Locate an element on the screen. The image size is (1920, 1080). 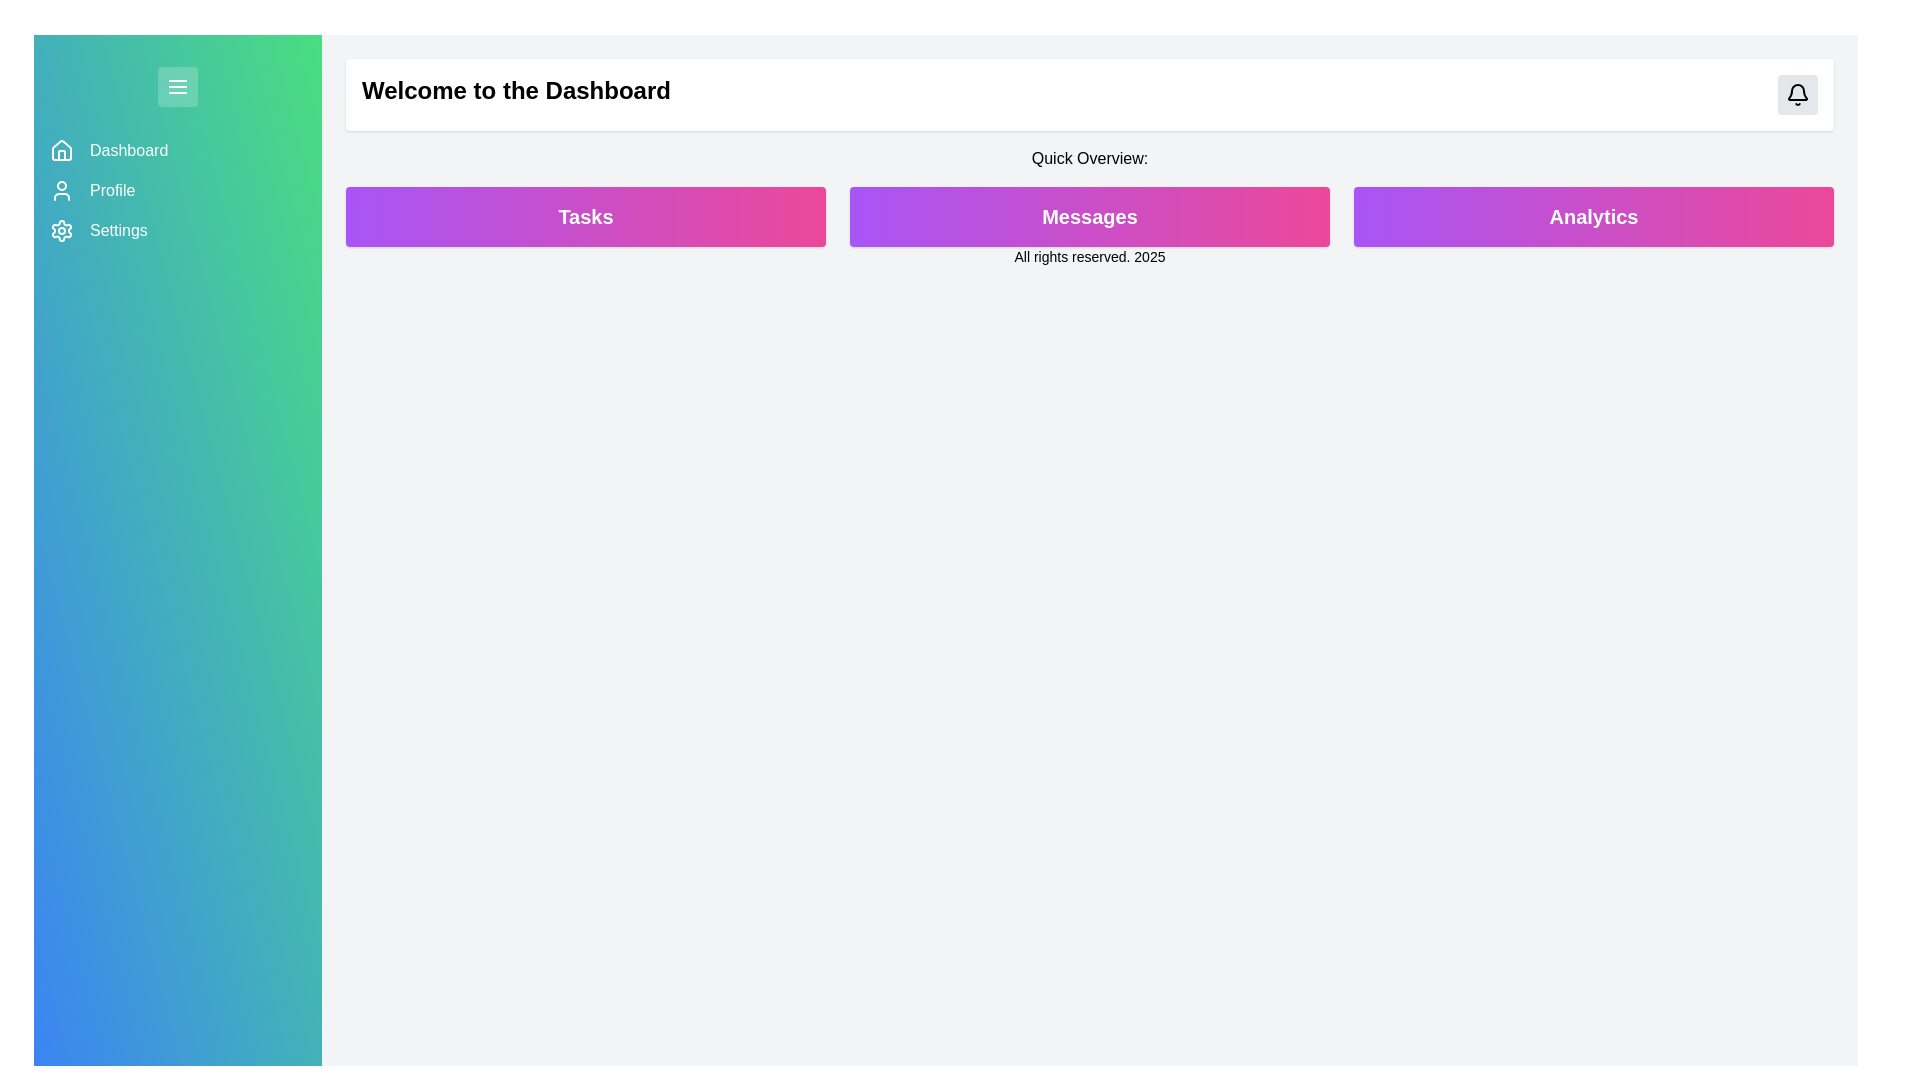
the hamburger menu icon located in the top left corner of the interface by is located at coordinates (177, 86).